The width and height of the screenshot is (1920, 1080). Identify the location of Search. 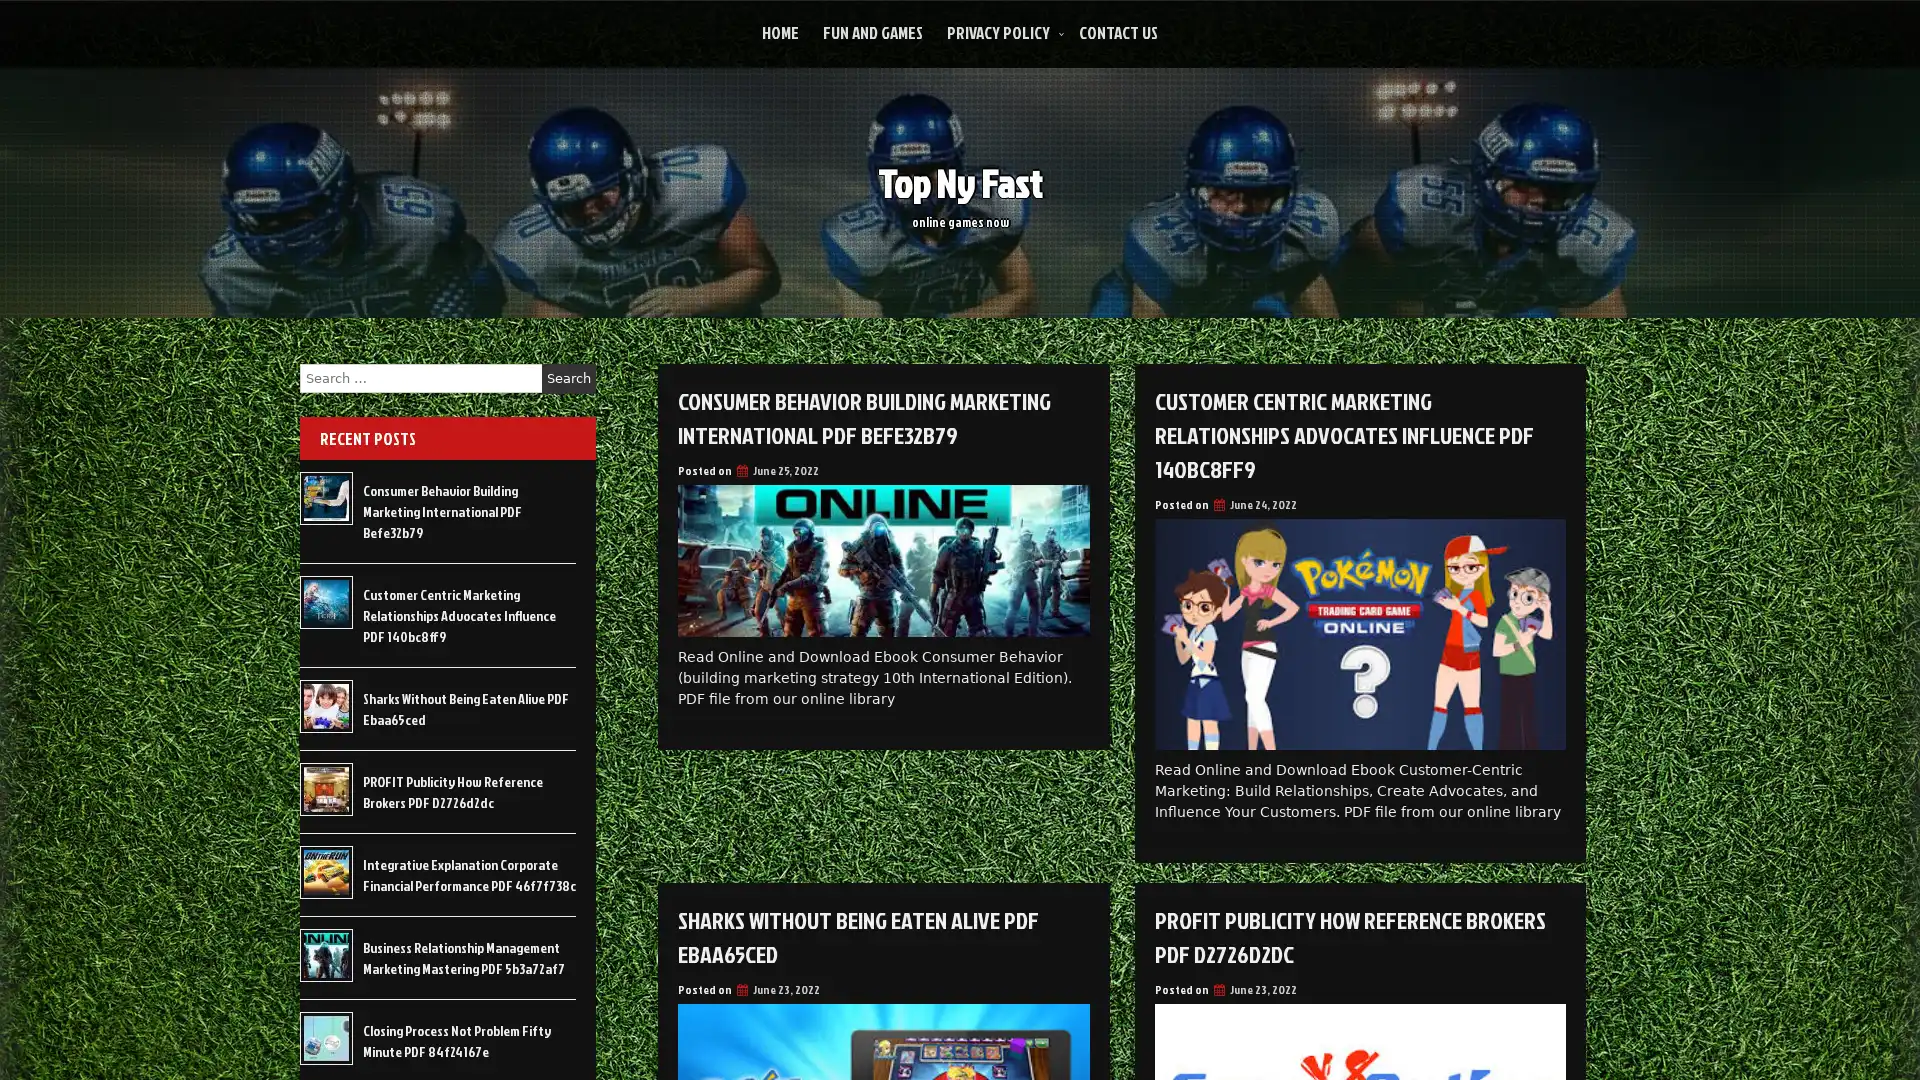
(568, 378).